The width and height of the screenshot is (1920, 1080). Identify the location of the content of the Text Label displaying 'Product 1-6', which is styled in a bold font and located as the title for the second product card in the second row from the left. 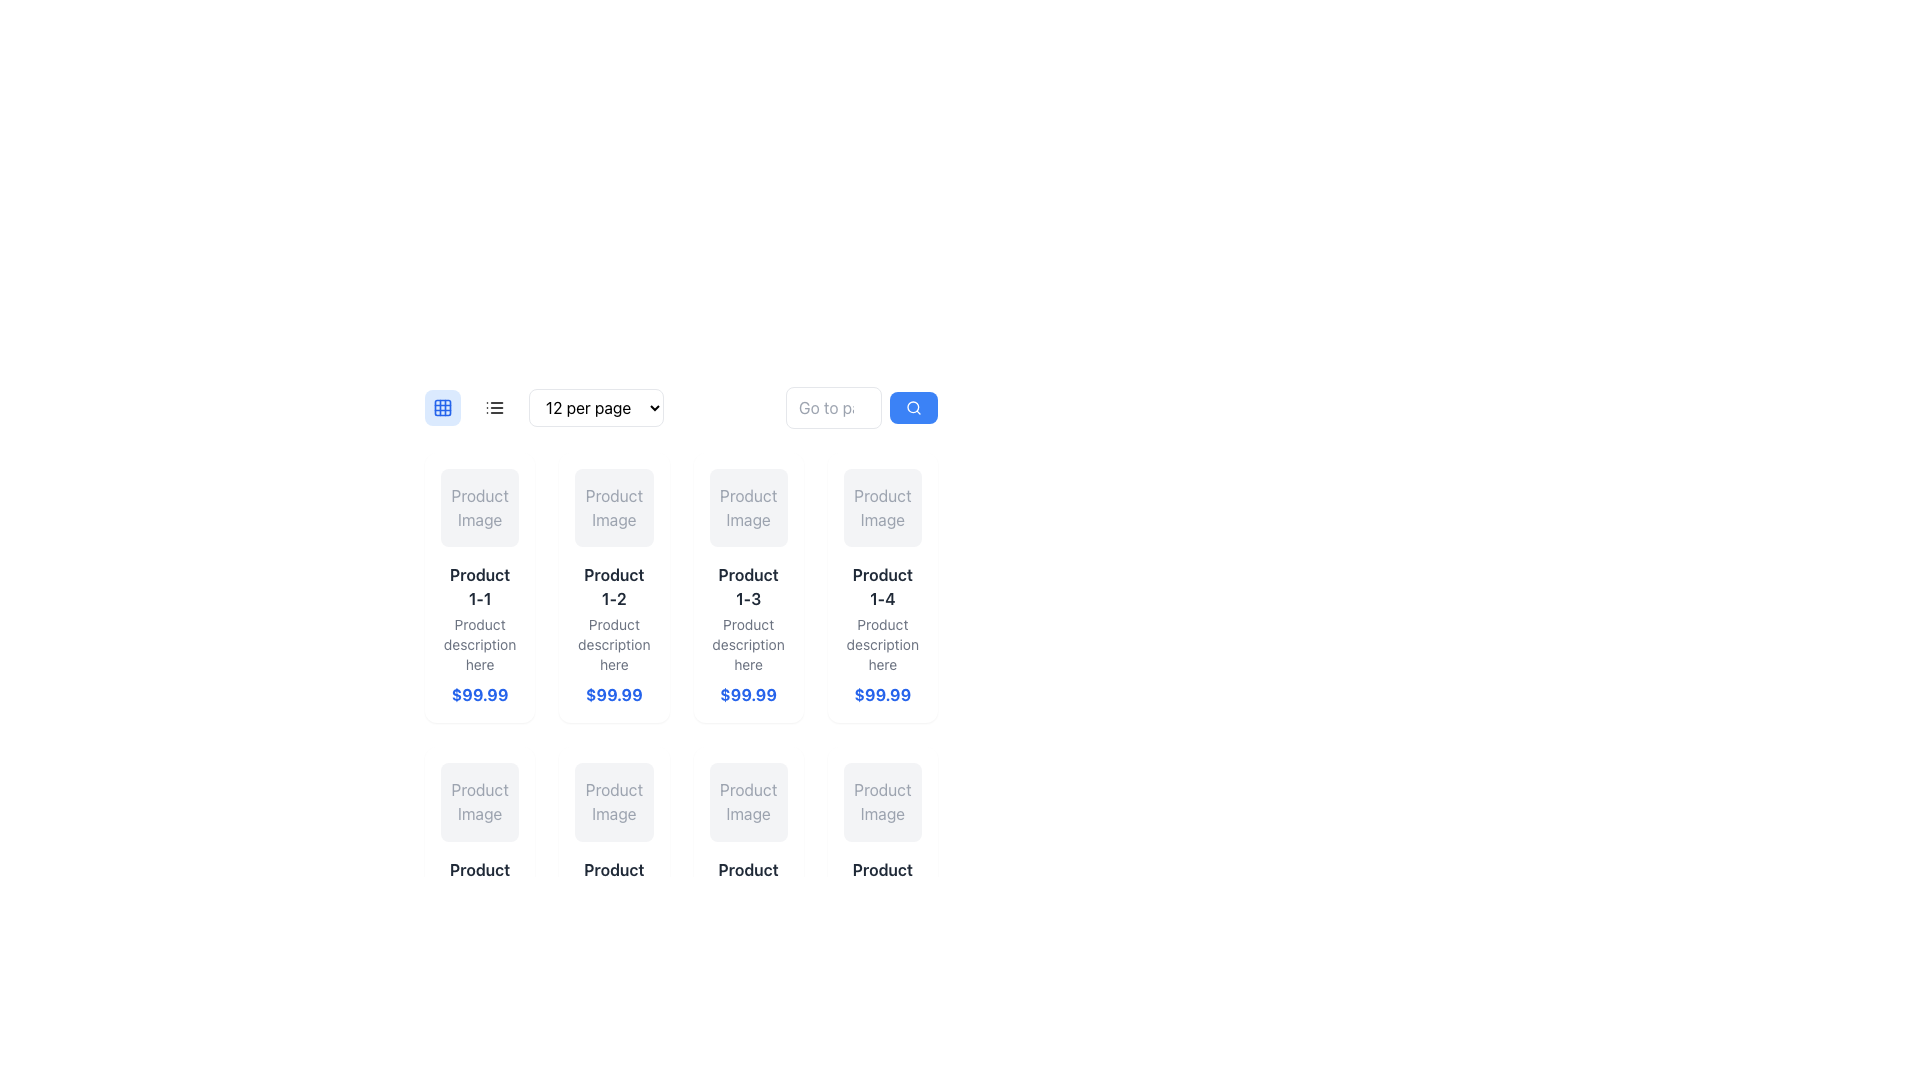
(613, 880).